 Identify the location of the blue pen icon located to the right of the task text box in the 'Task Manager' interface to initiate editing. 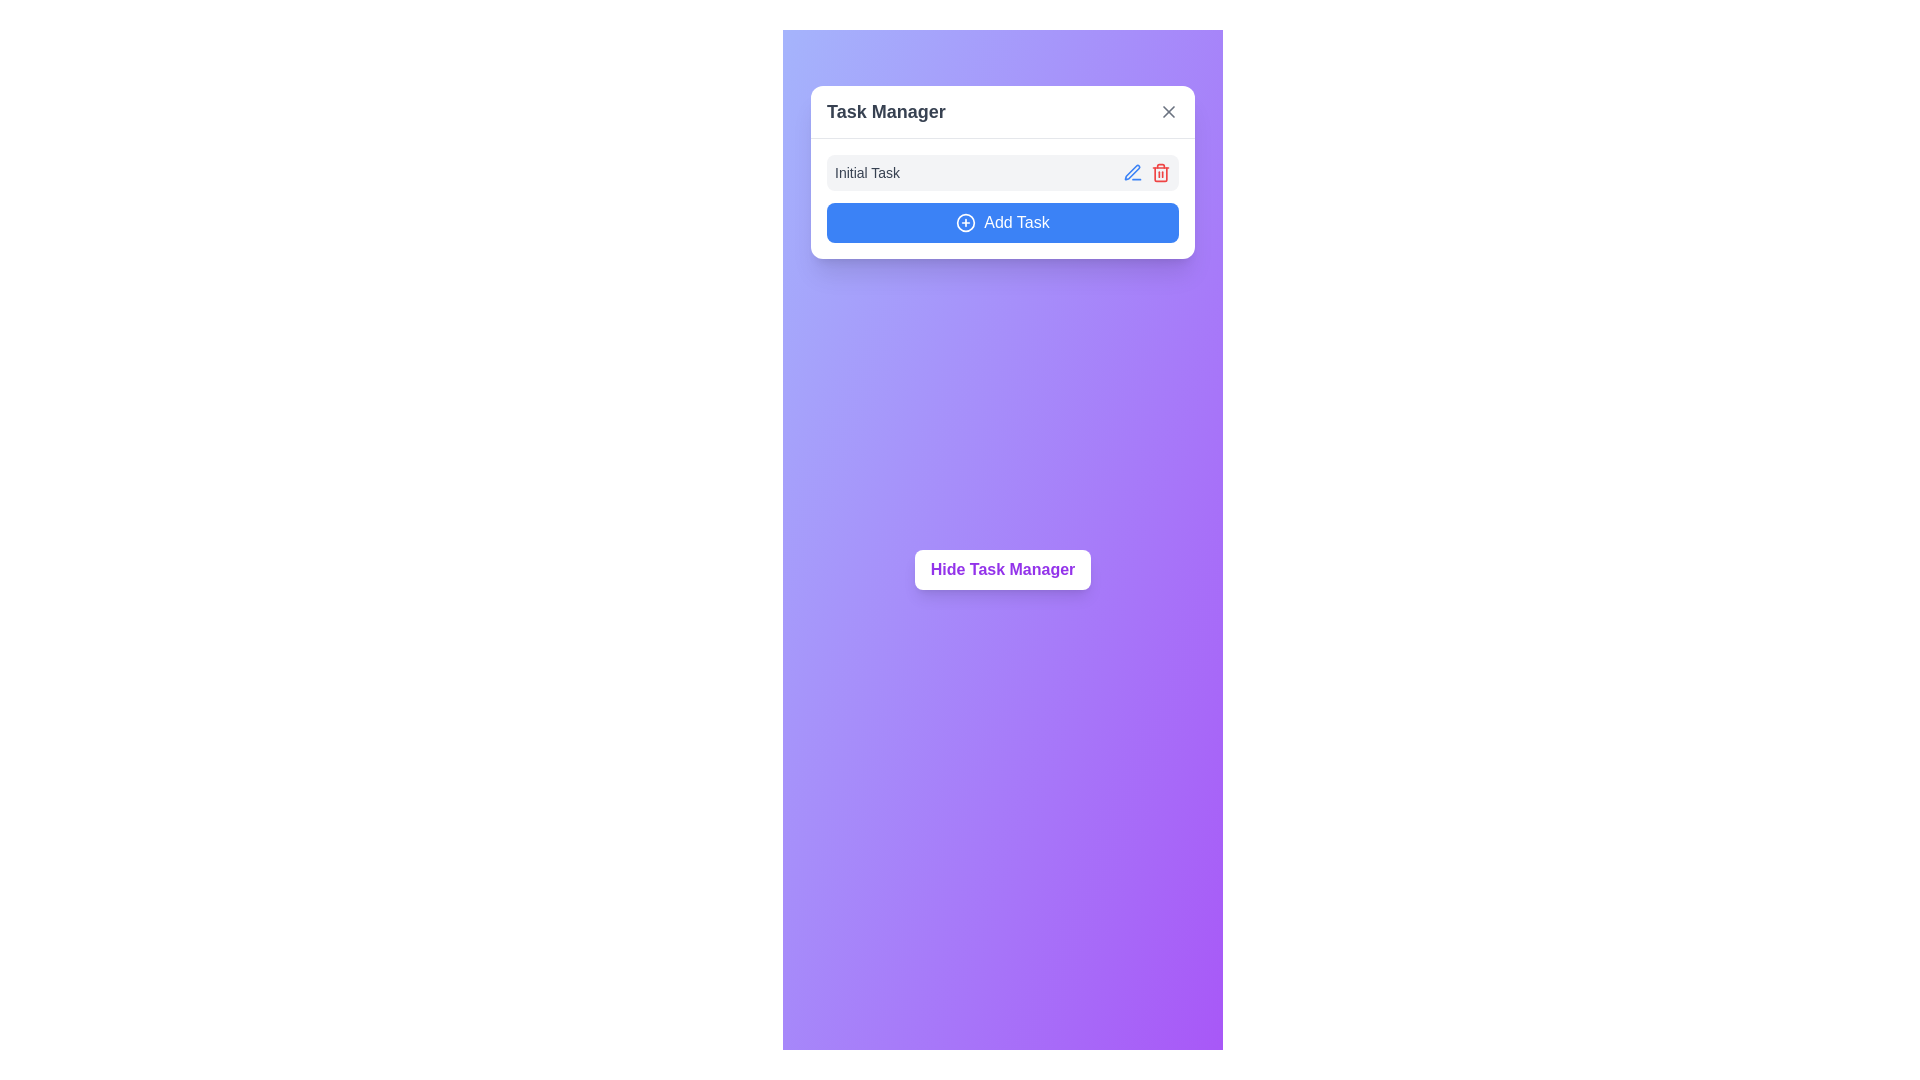
(1132, 171).